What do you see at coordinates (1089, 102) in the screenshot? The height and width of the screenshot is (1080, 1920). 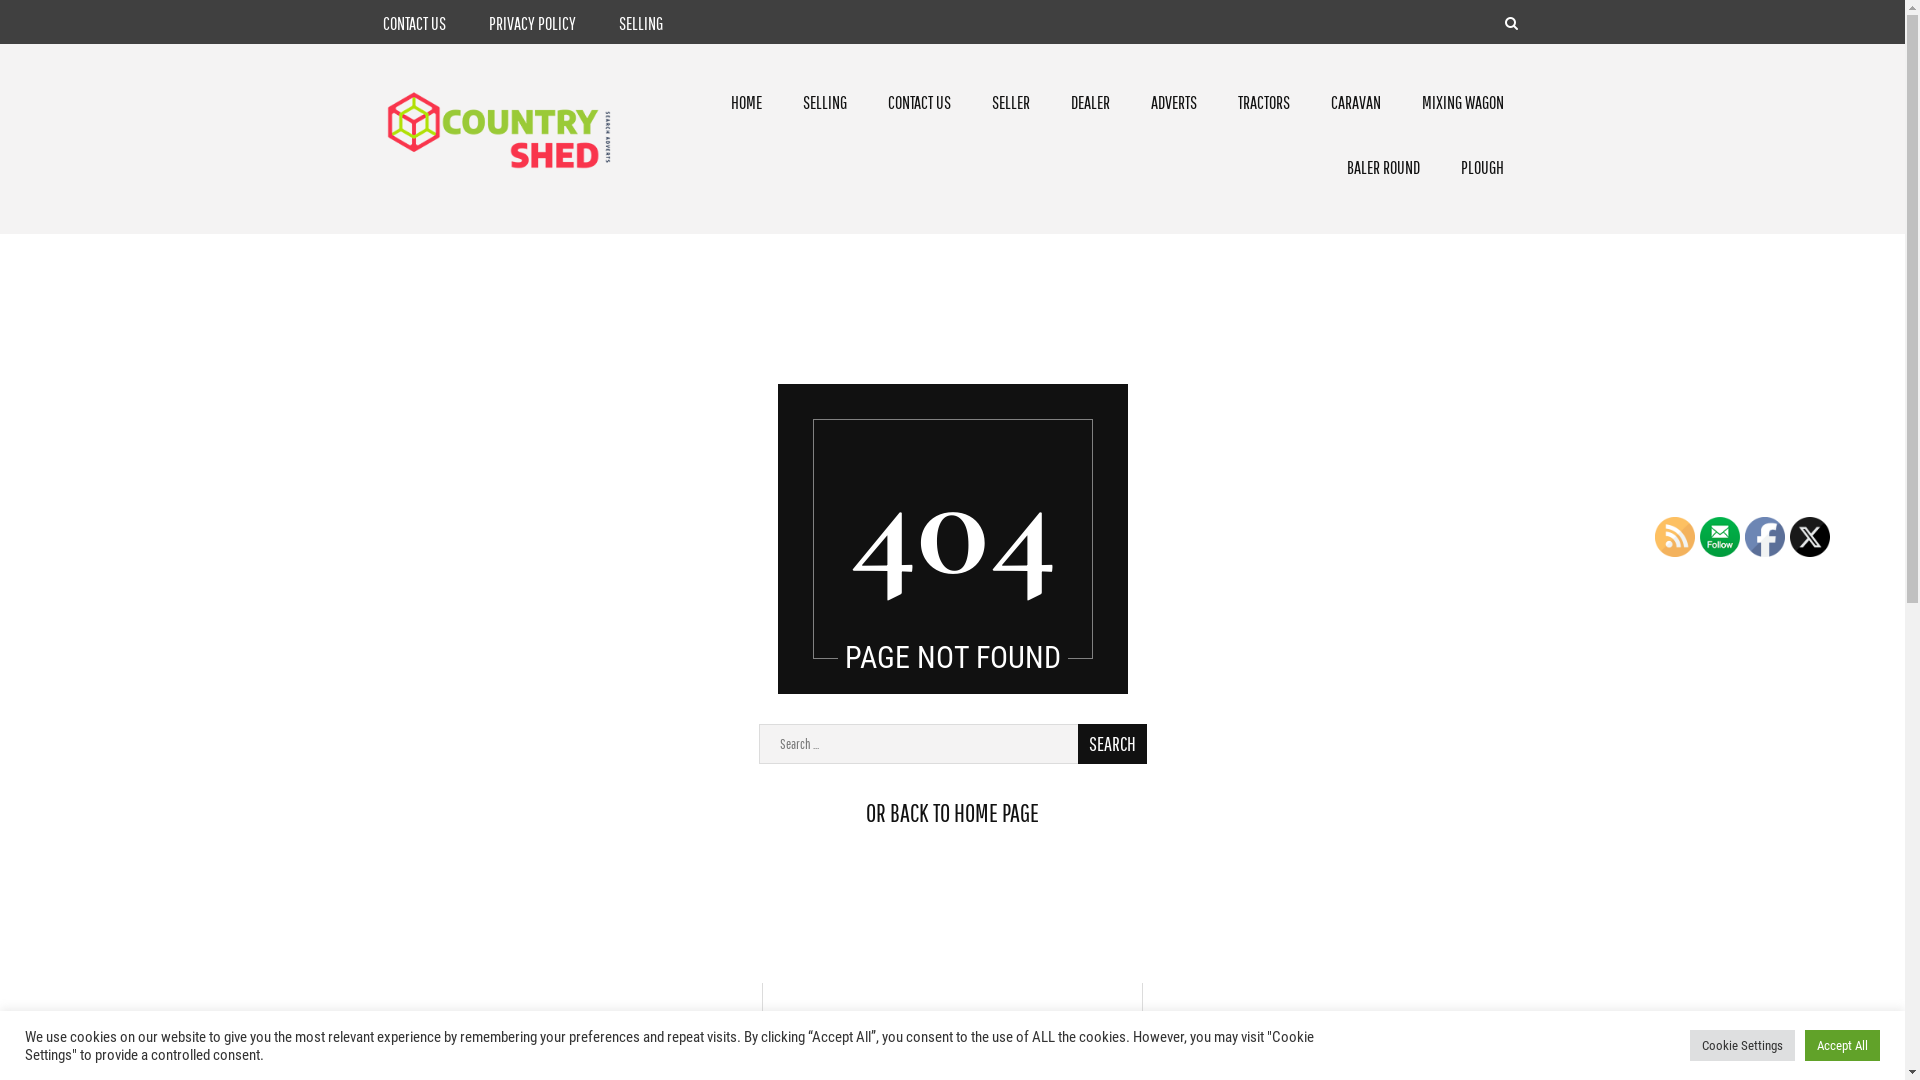 I see `'DEALER'` at bounding box center [1089, 102].